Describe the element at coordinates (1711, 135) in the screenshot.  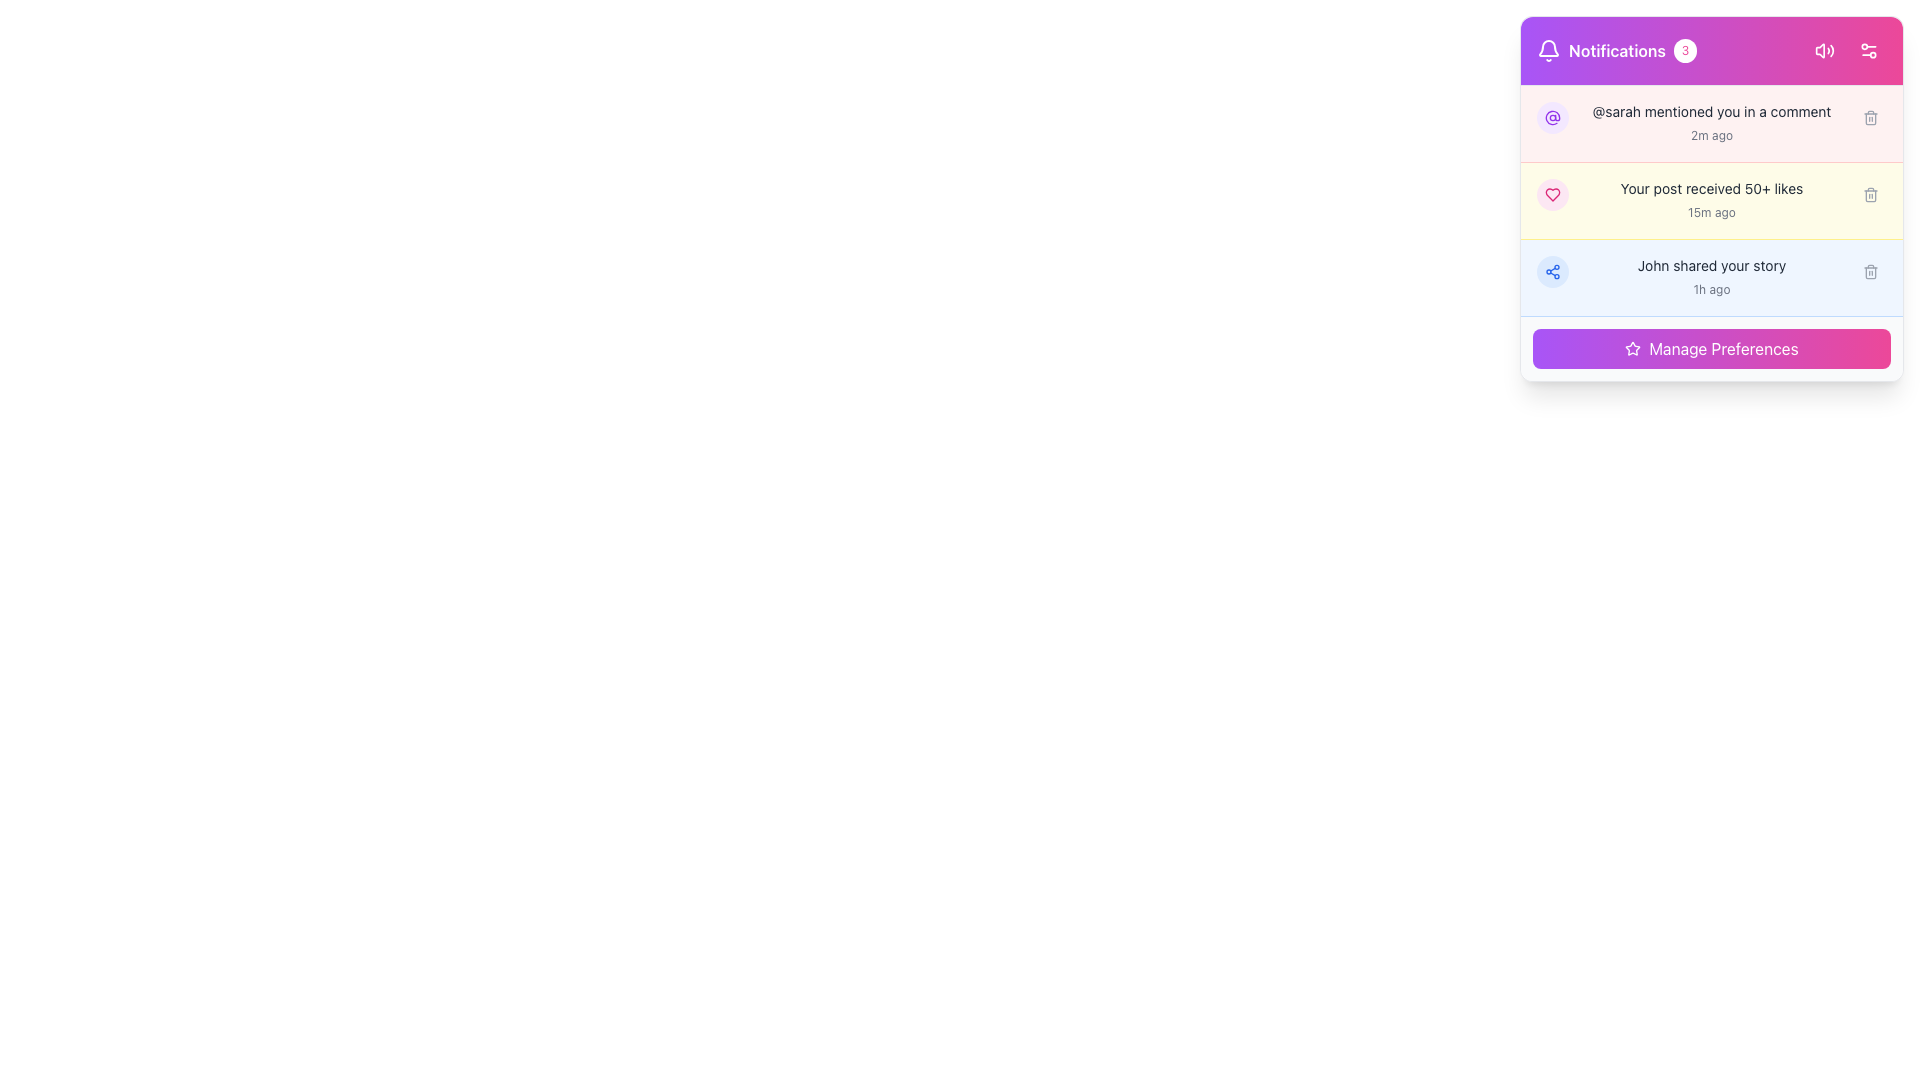
I see `timestamp displayed as '2m ago' in light gray color, located in the lower right corner of the topmost notification entry` at that location.